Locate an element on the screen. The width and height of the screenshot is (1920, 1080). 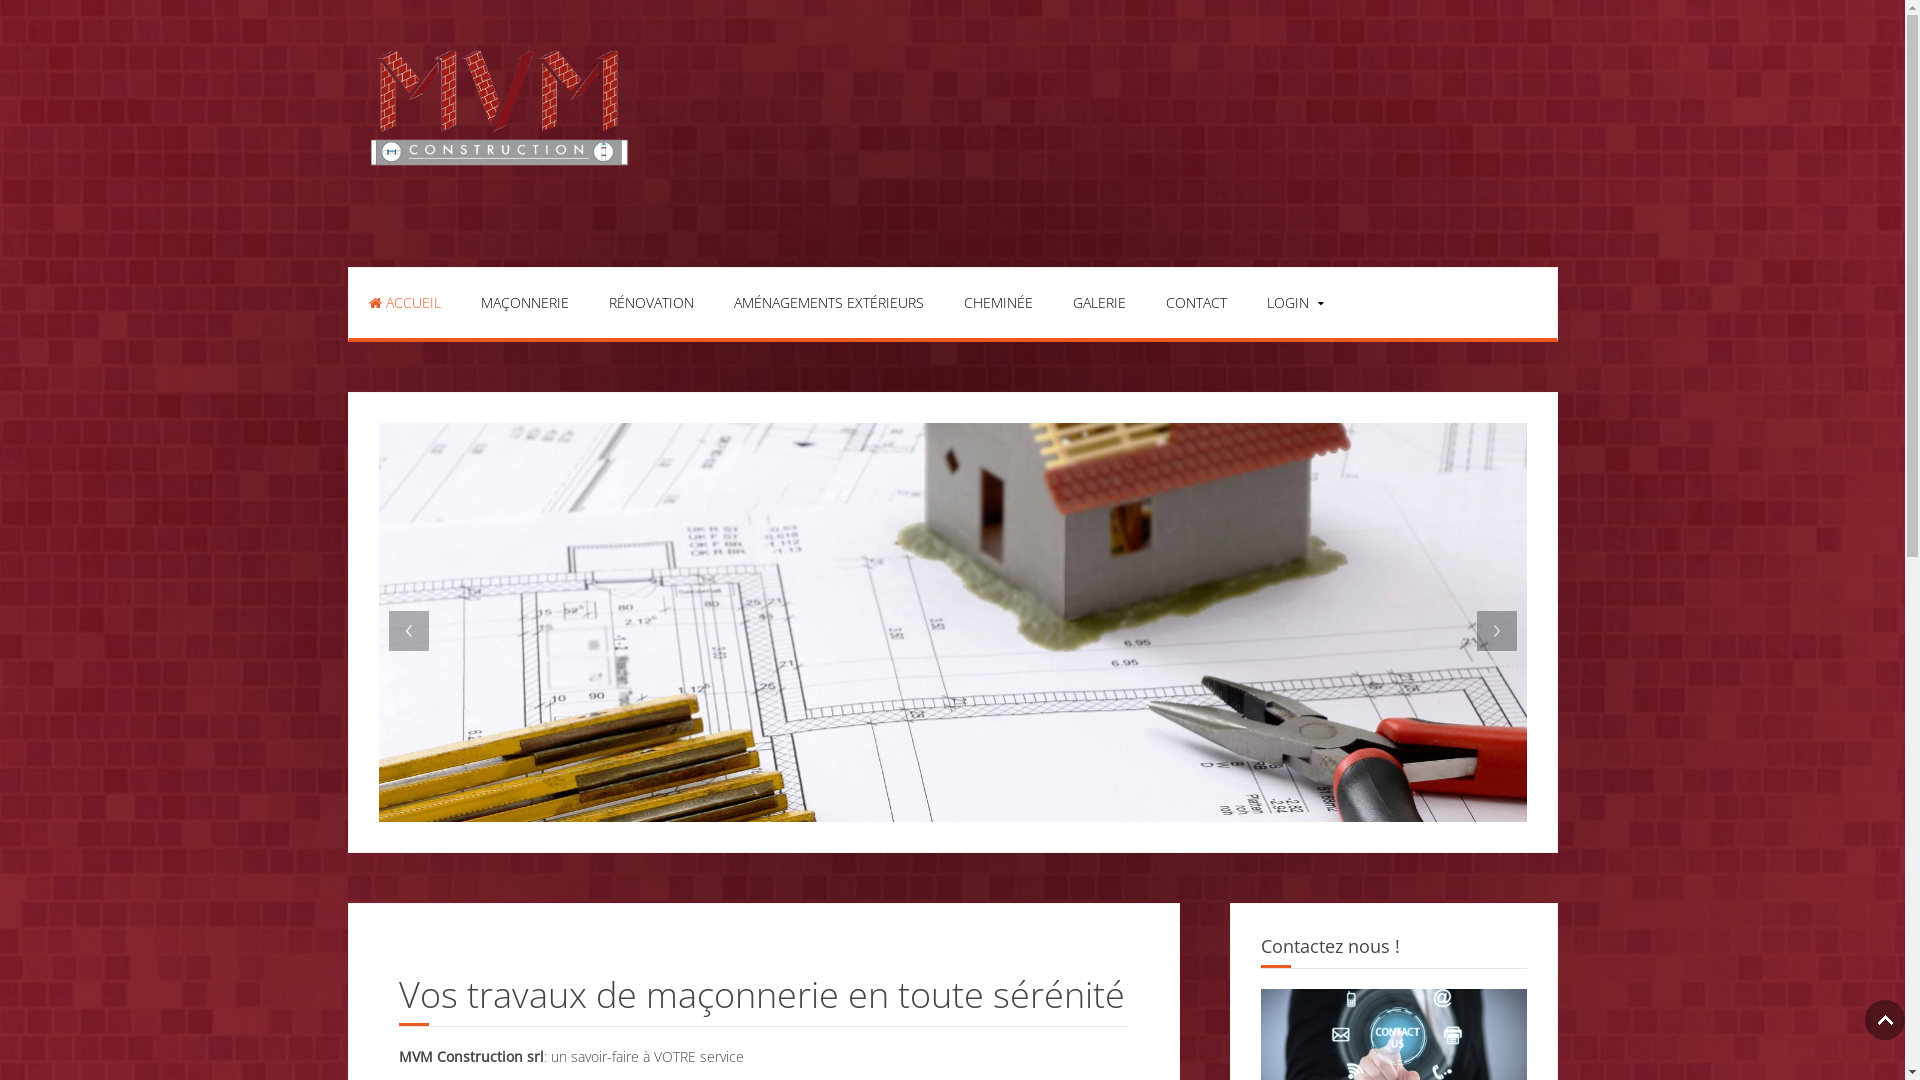
'GALERIE' is located at coordinates (1097, 303).